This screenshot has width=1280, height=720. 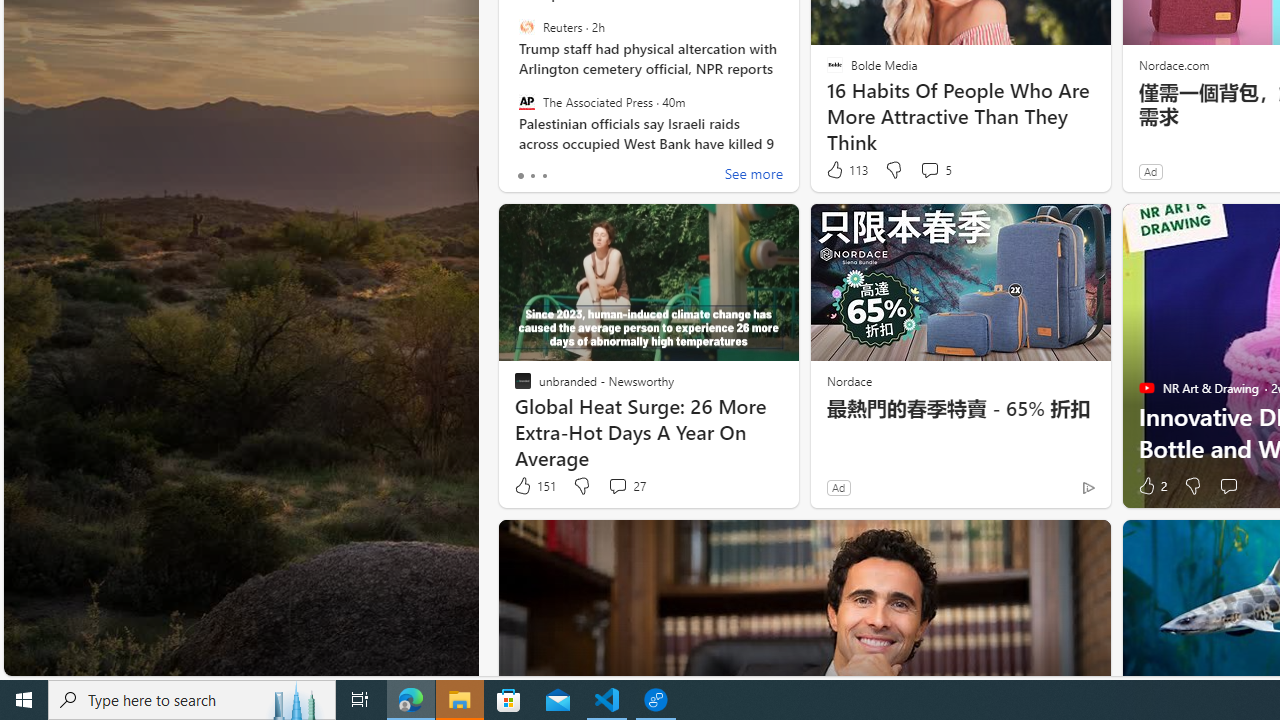 What do you see at coordinates (534, 486) in the screenshot?
I see `'151 Like'` at bounding box center [534, 486].